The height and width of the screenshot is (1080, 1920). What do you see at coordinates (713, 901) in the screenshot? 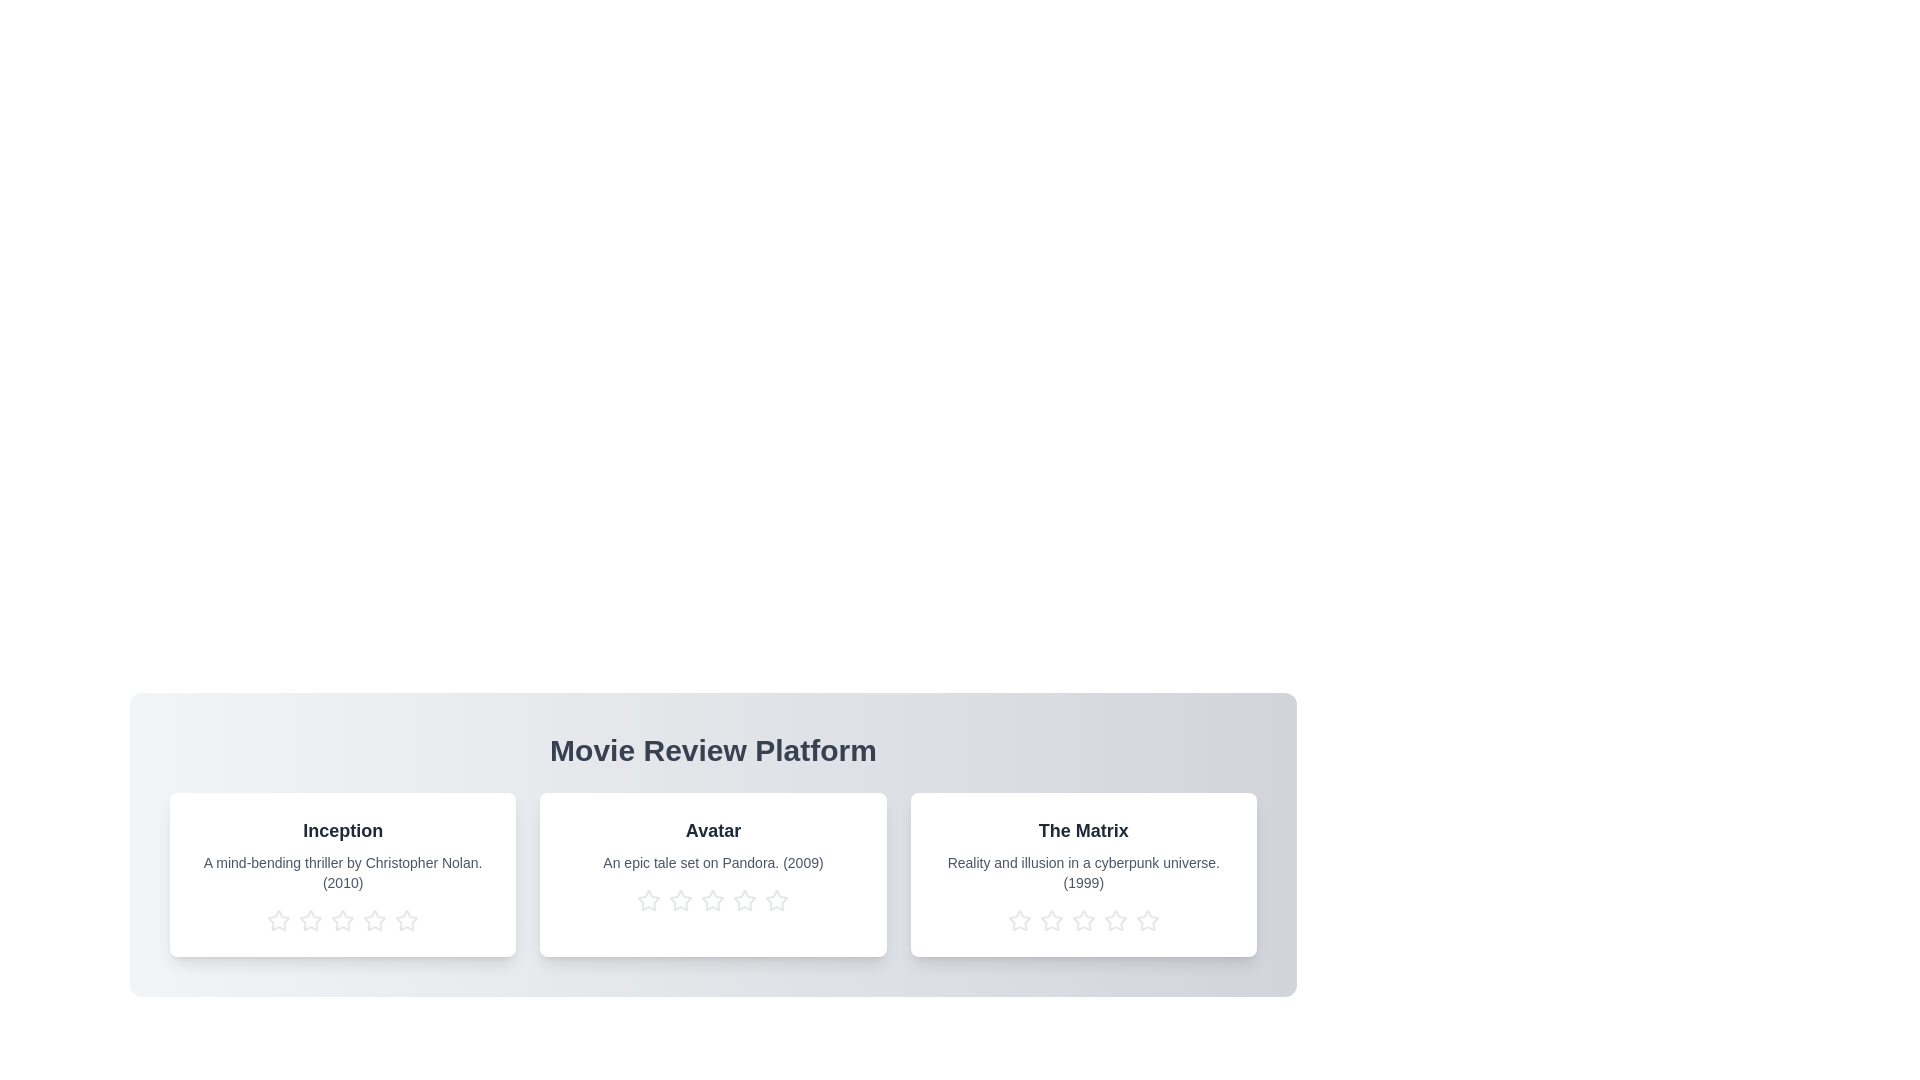
I see `the star corresponding to 3 stars for the movie titled Avatar` at bounding box center [713, 901].